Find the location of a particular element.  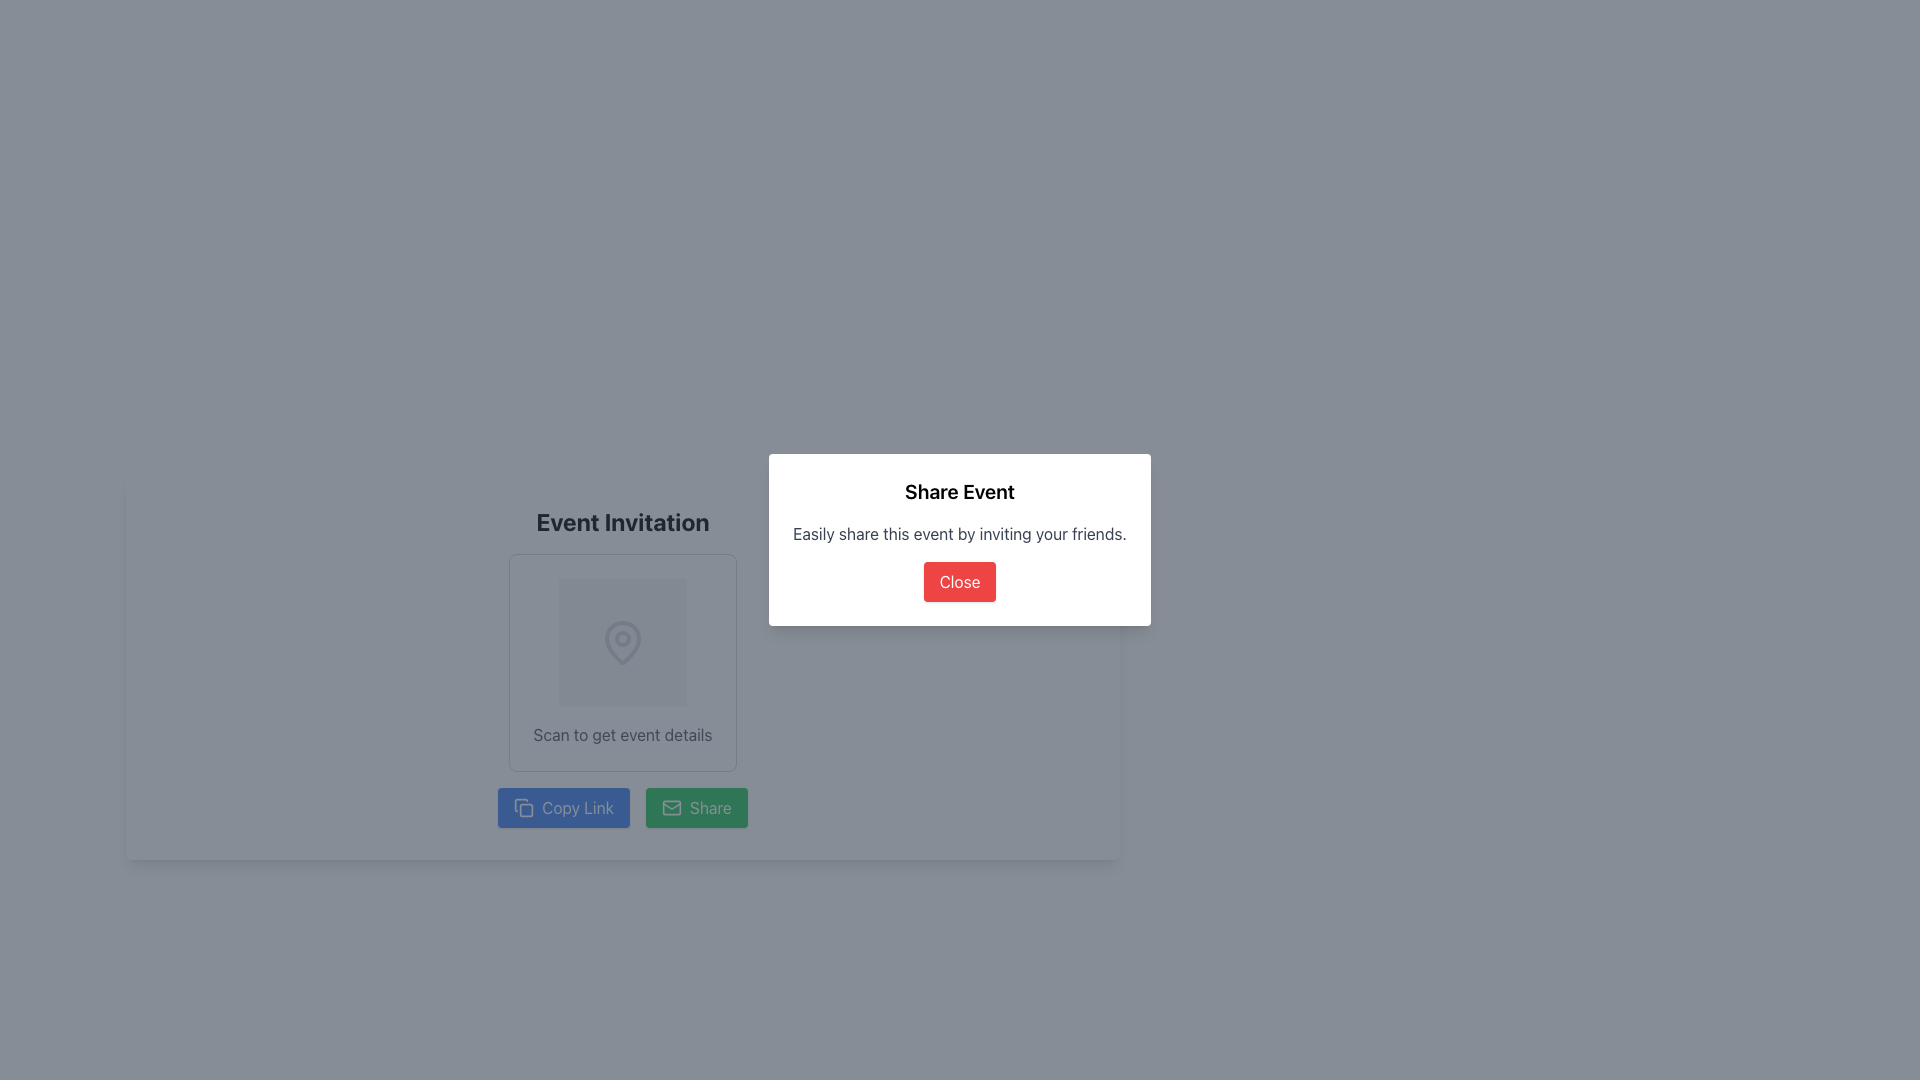

the 'Share' button, which is the right button in the horizontal stack of interactive buttons with a green background and an envelope icon, located at the bottom of the 'Event Invitation' section is located at coordinates (622, 806).